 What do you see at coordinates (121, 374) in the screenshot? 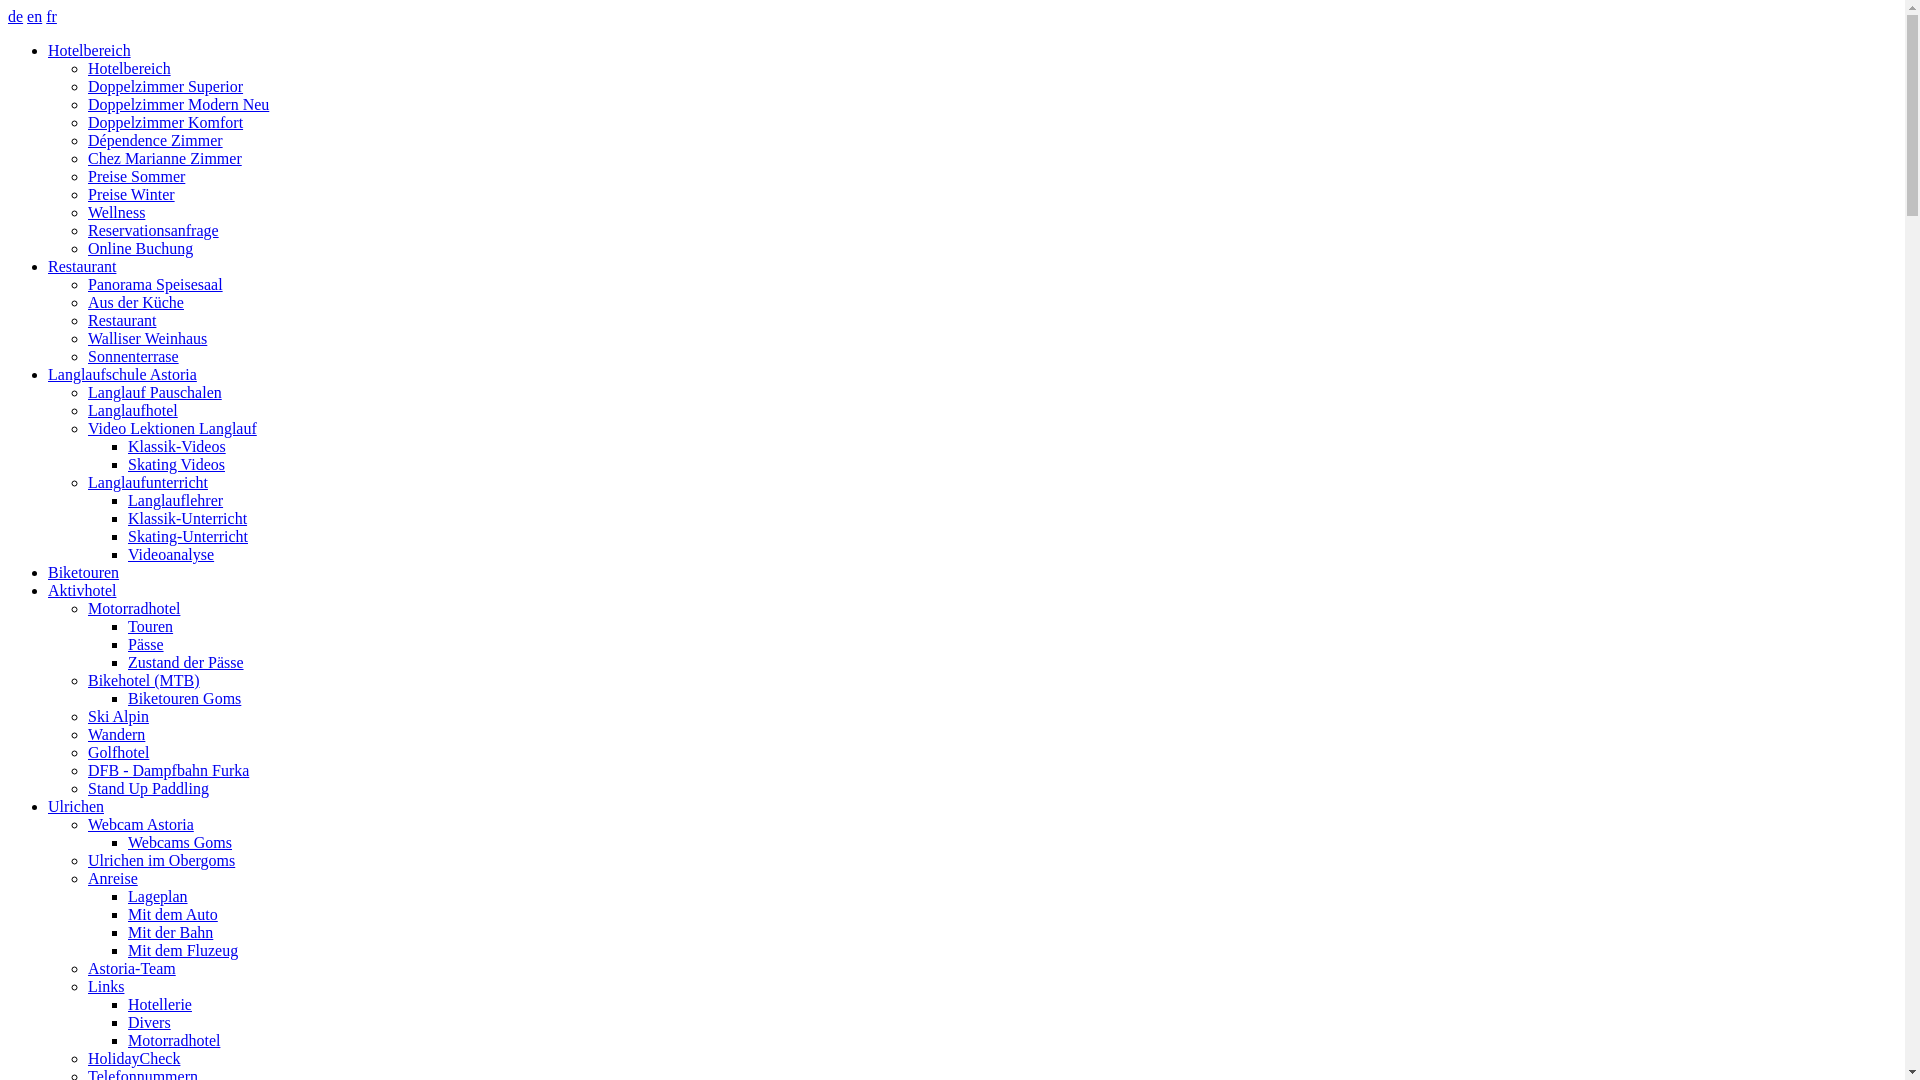
I see `'Langlaufschule Astoria'` at bounding box center [121, 374].